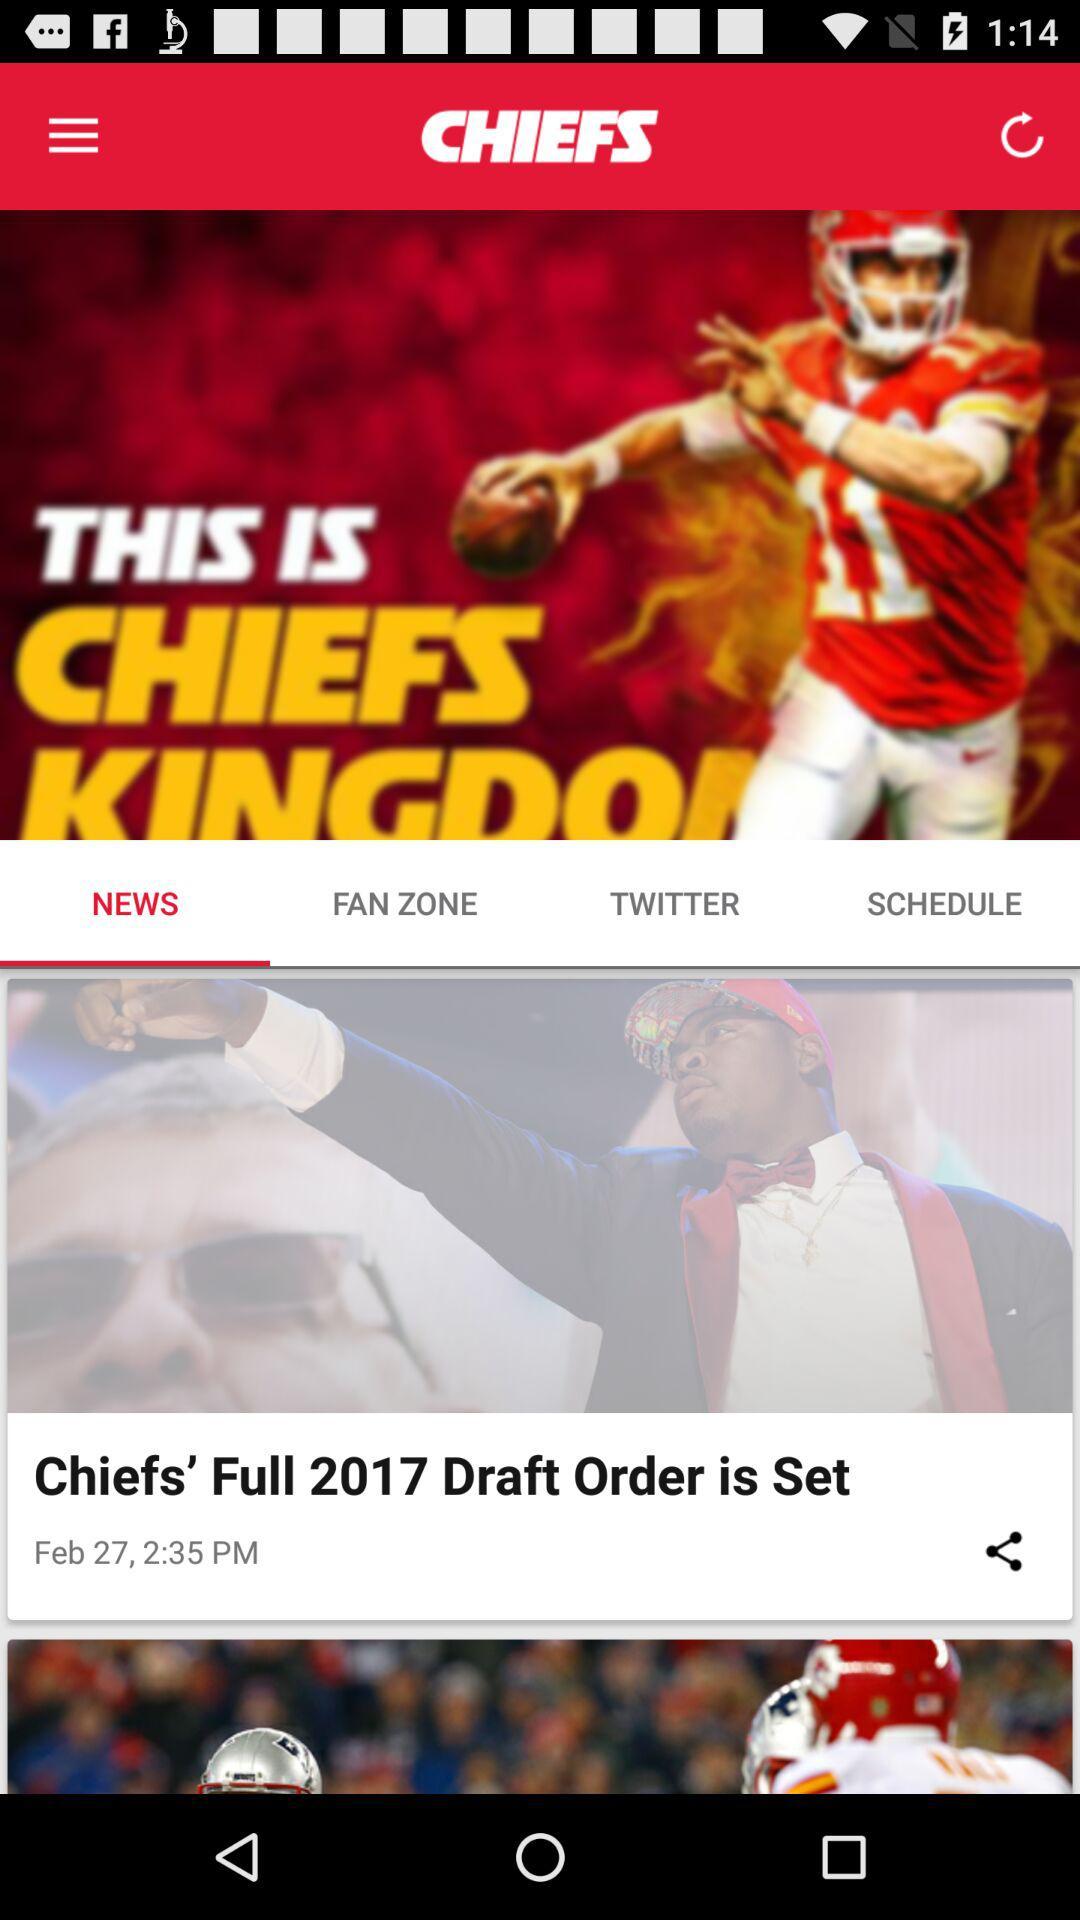 Image resolution: width=1080 pixels, height=1920 pixels. Describe the element at coordinates (1003, 1550) in the screenshot. I see `the icon below chiefs full 2017 icon` at that location.